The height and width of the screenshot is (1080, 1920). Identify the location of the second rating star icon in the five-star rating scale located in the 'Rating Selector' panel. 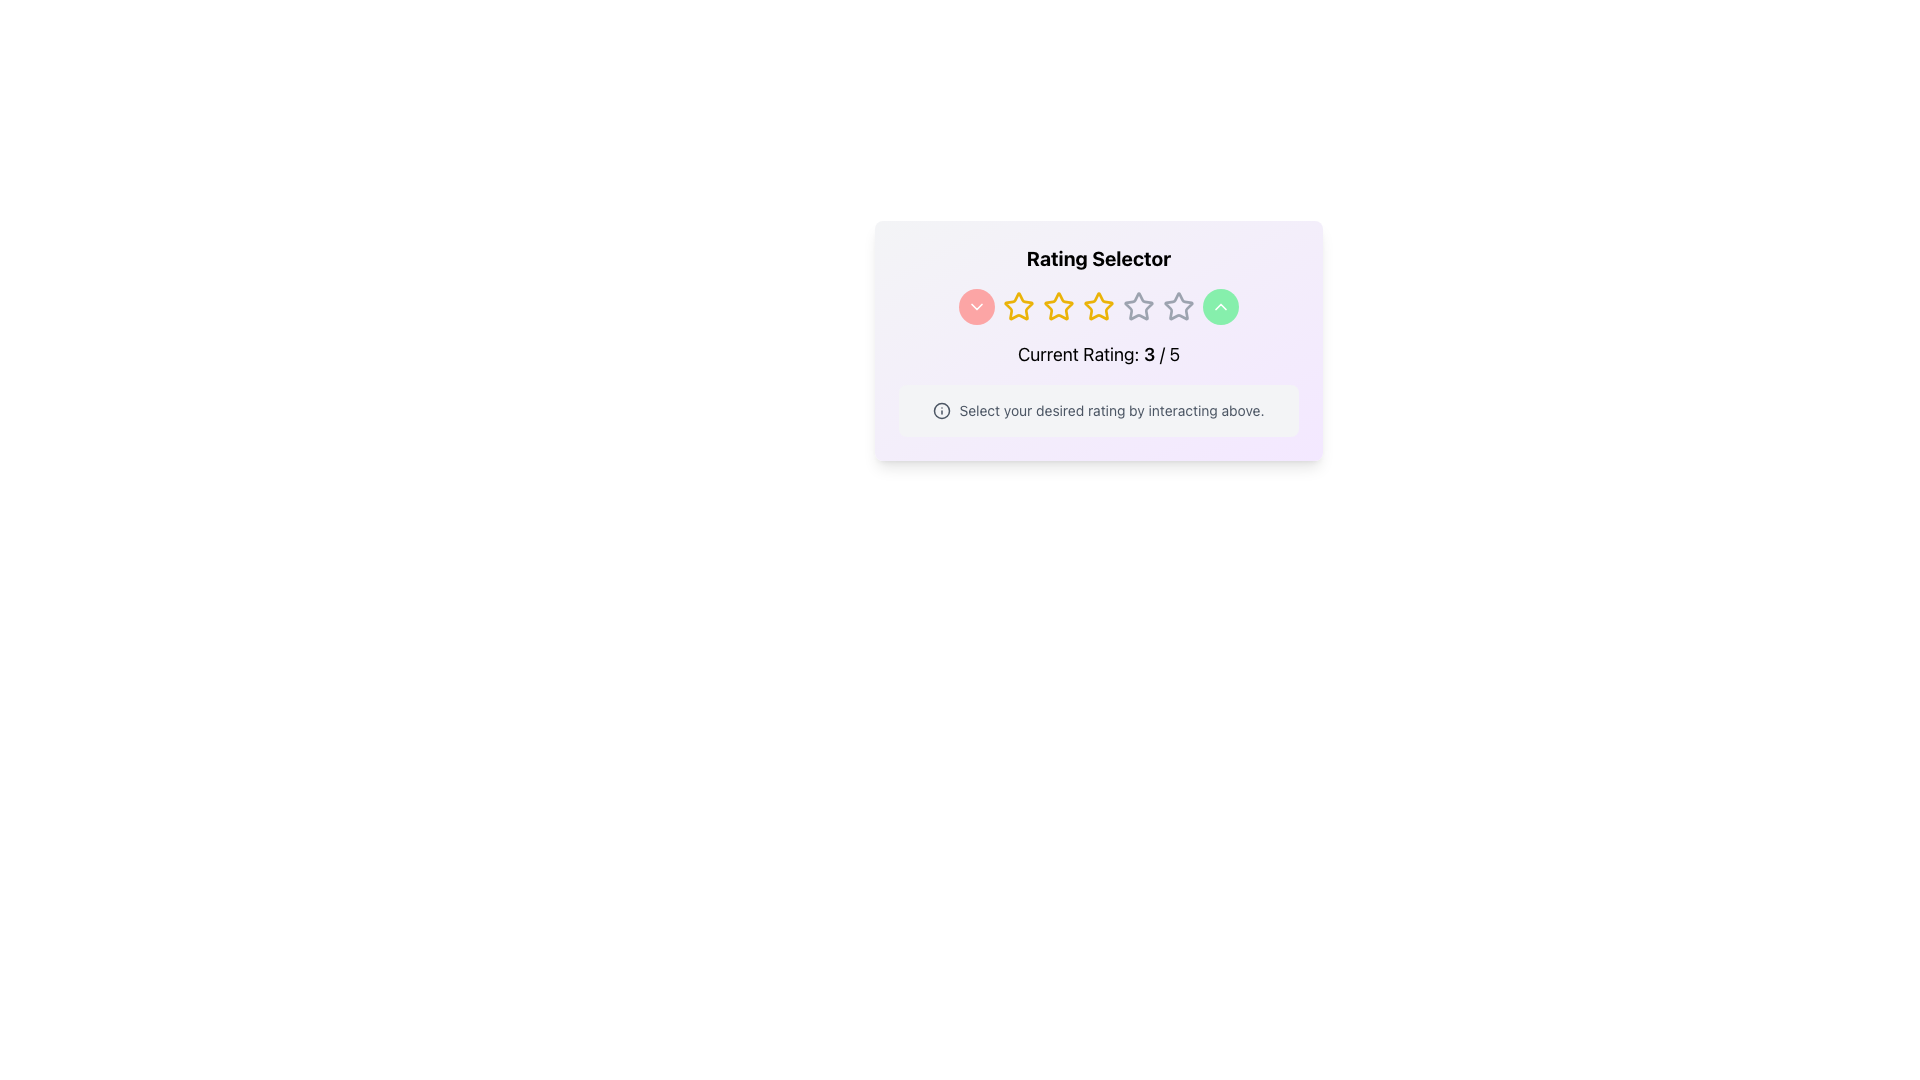
(1018, 306).